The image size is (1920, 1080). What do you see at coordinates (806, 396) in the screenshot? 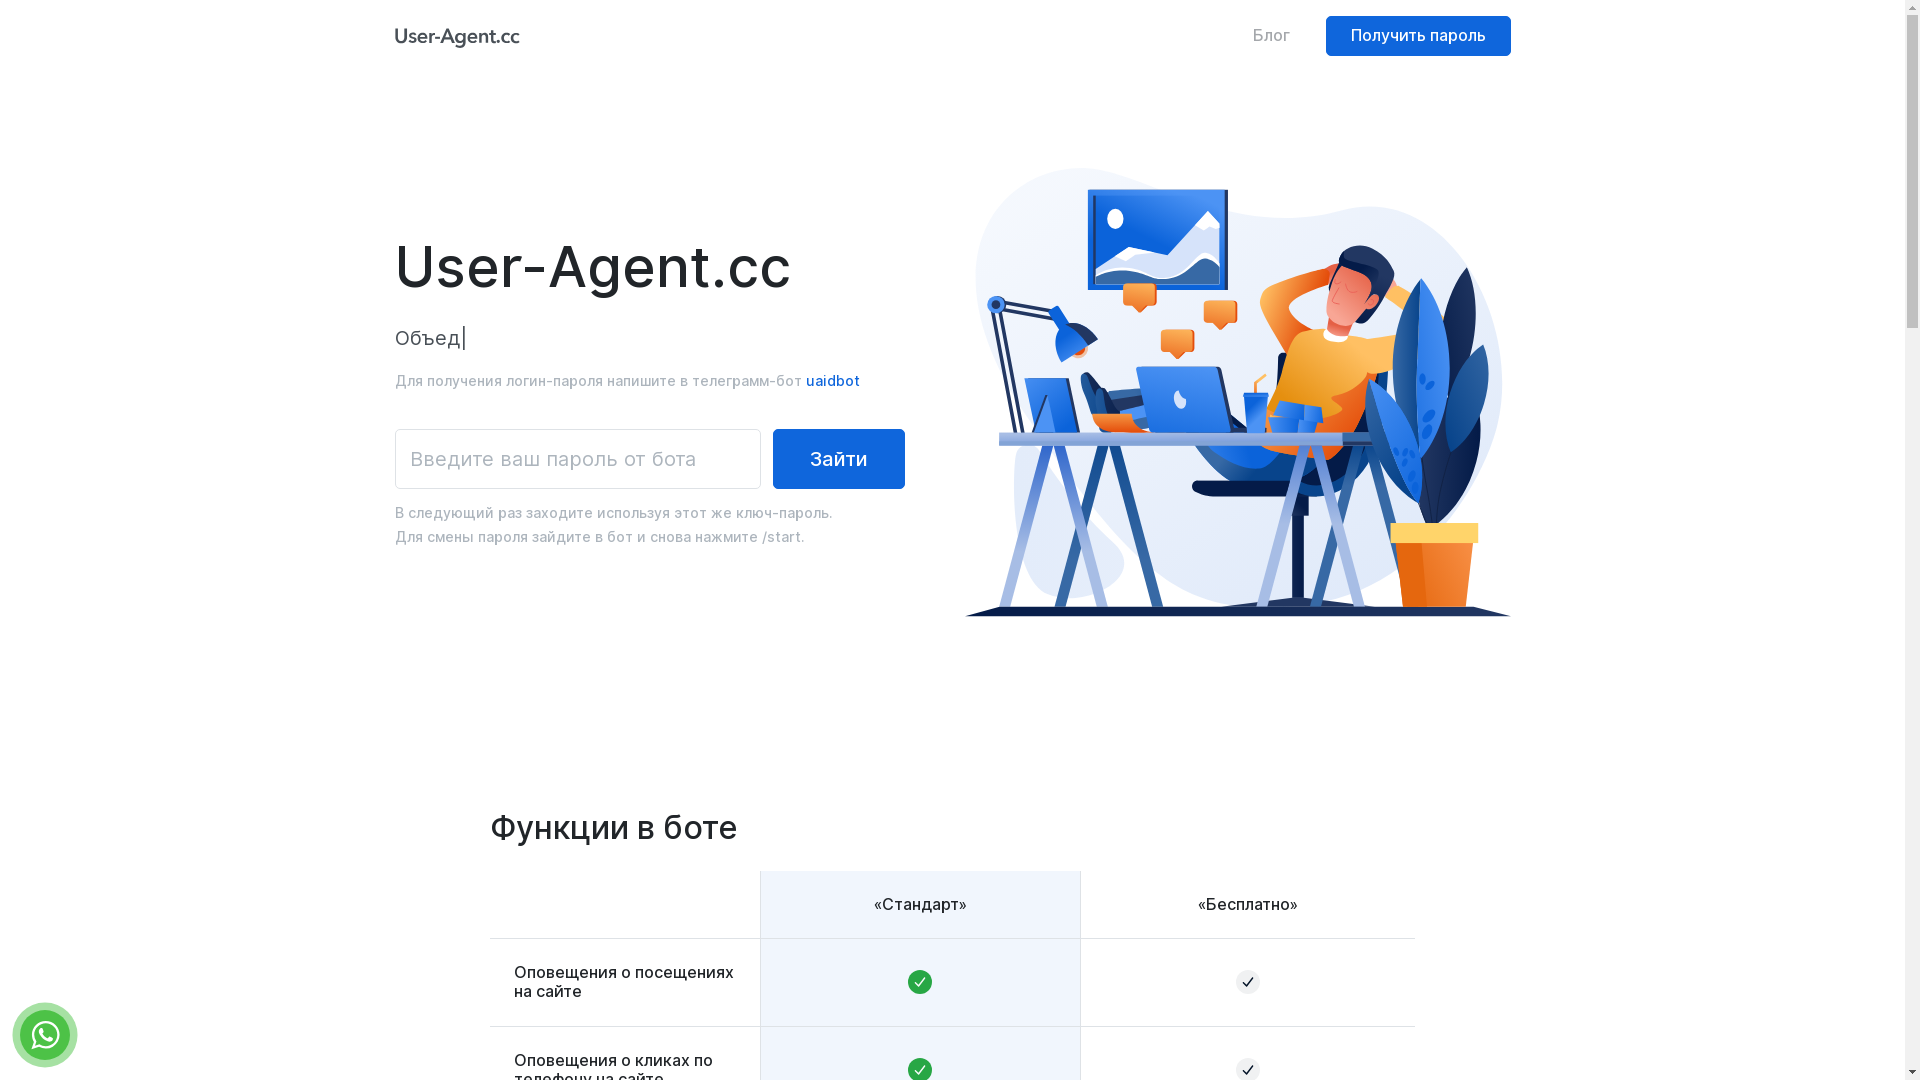
I see `'uaidbot'` at bounding box center [806, 396].